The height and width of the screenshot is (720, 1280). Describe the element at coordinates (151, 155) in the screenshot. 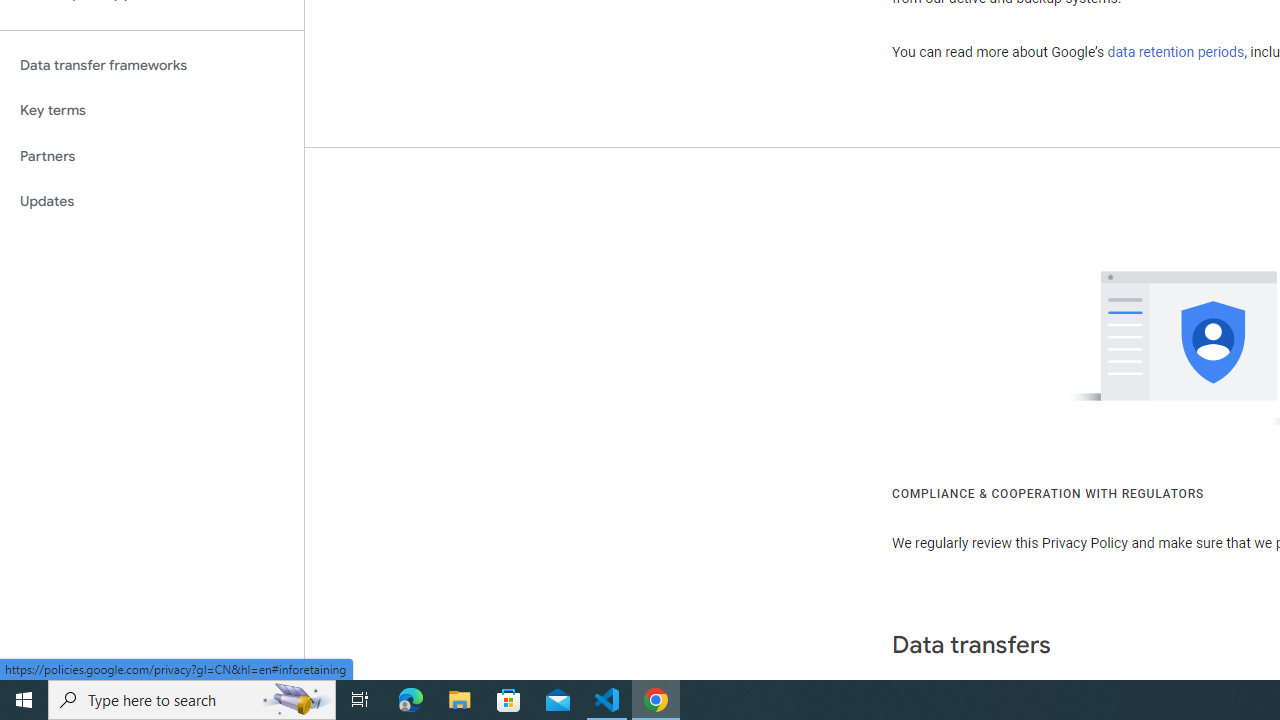

I see `'Partners'` at that location.